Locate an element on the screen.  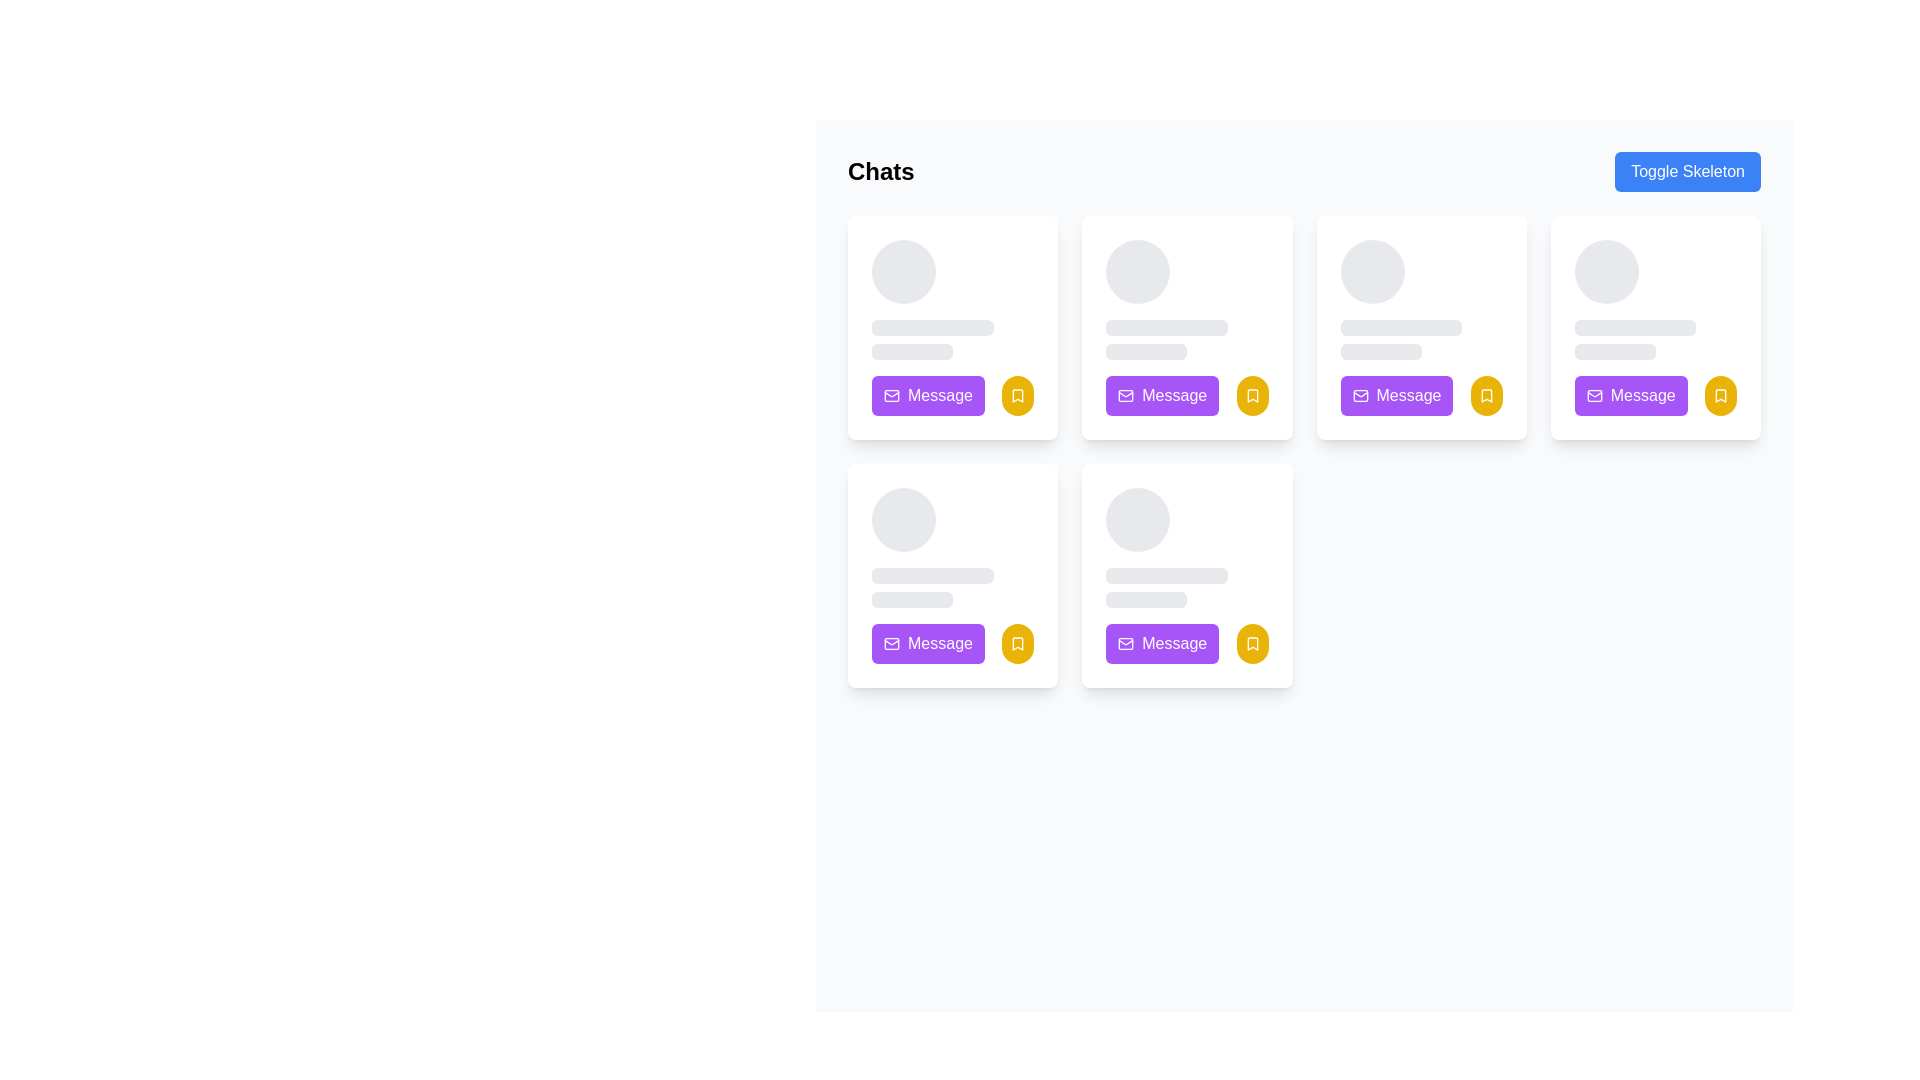
the circular graphic placeholder with a gray background located in the top-right card of a grid layout, positioned above two horizontal rectangular bars is located at coordinates (1606, 272).